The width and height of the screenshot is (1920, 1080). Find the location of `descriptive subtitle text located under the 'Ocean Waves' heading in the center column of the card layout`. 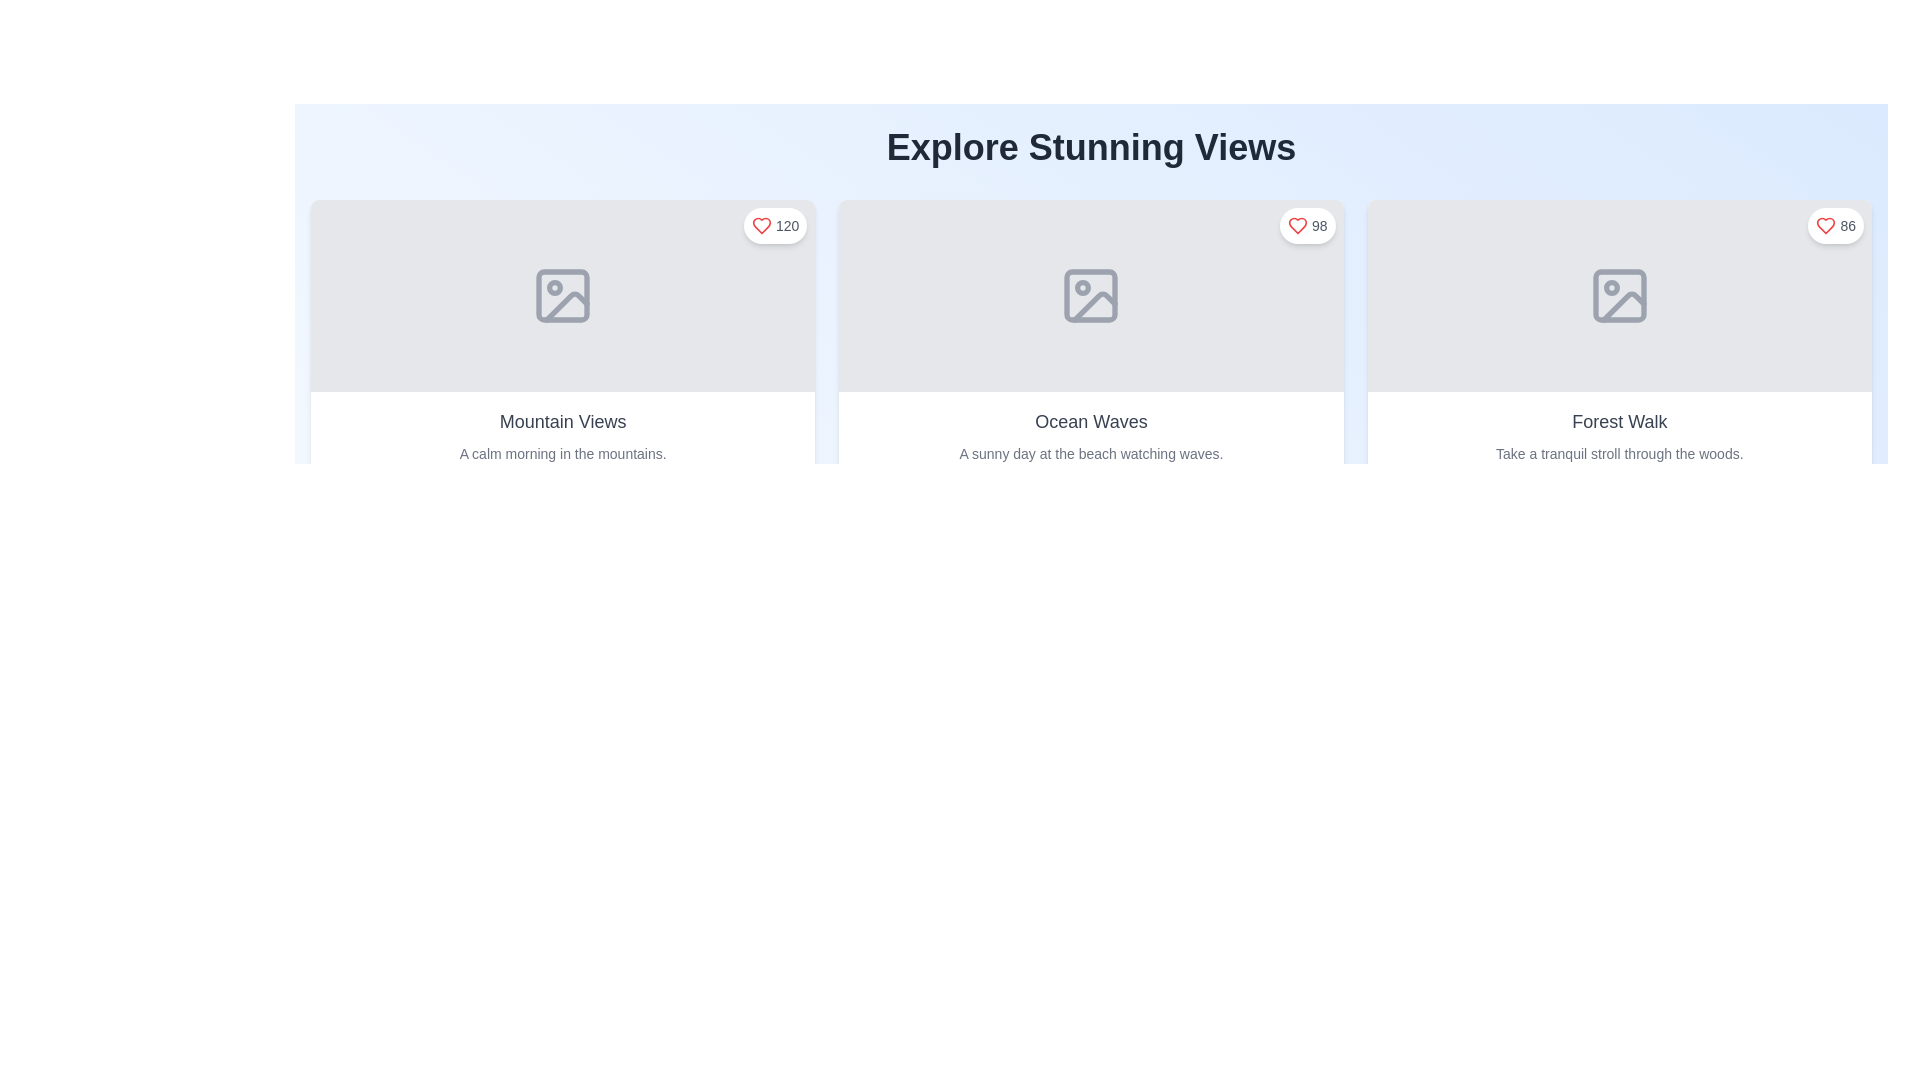

descriptive subtitle text located under the 'Ocean Waves' heading in the center column of the card layout is located at coordinates (1090, 454).